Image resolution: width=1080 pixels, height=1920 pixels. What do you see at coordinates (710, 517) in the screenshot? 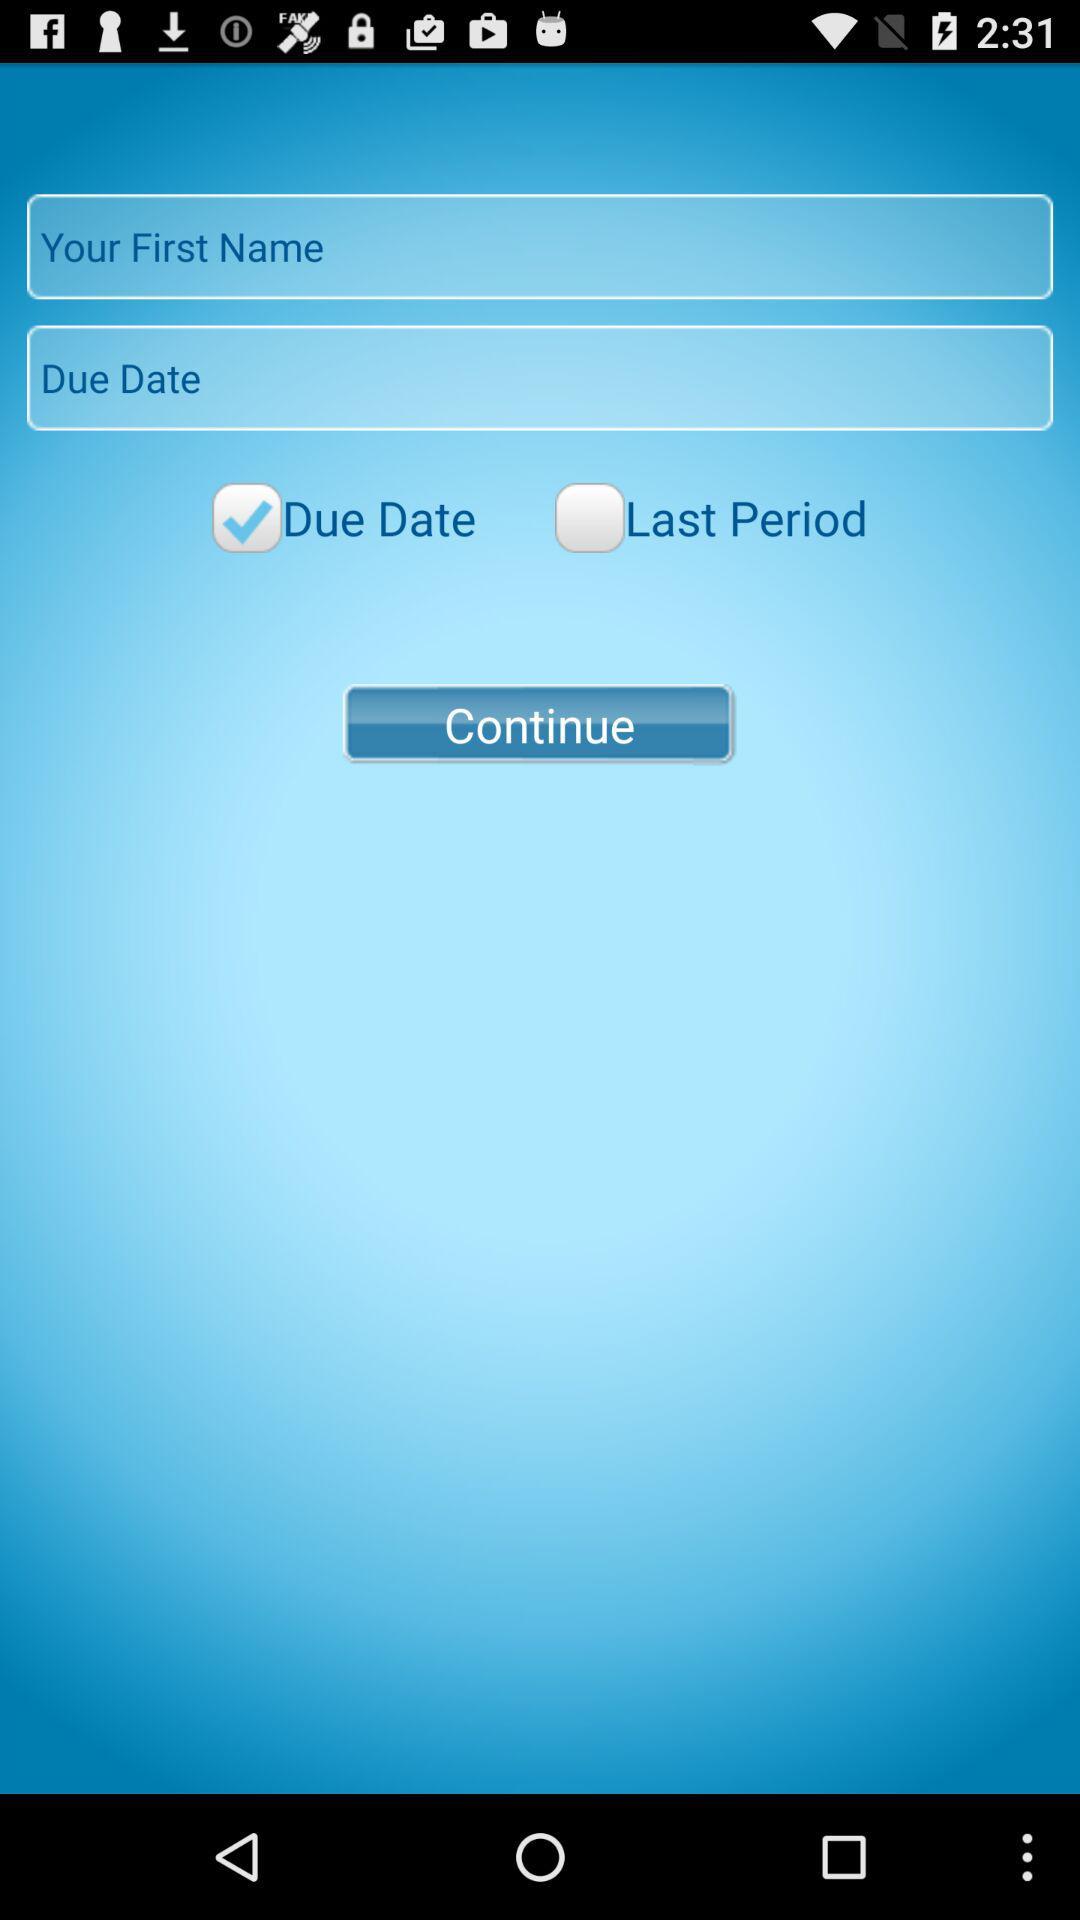
I see `the icon next to the due date` at bounding box center [710, 517].